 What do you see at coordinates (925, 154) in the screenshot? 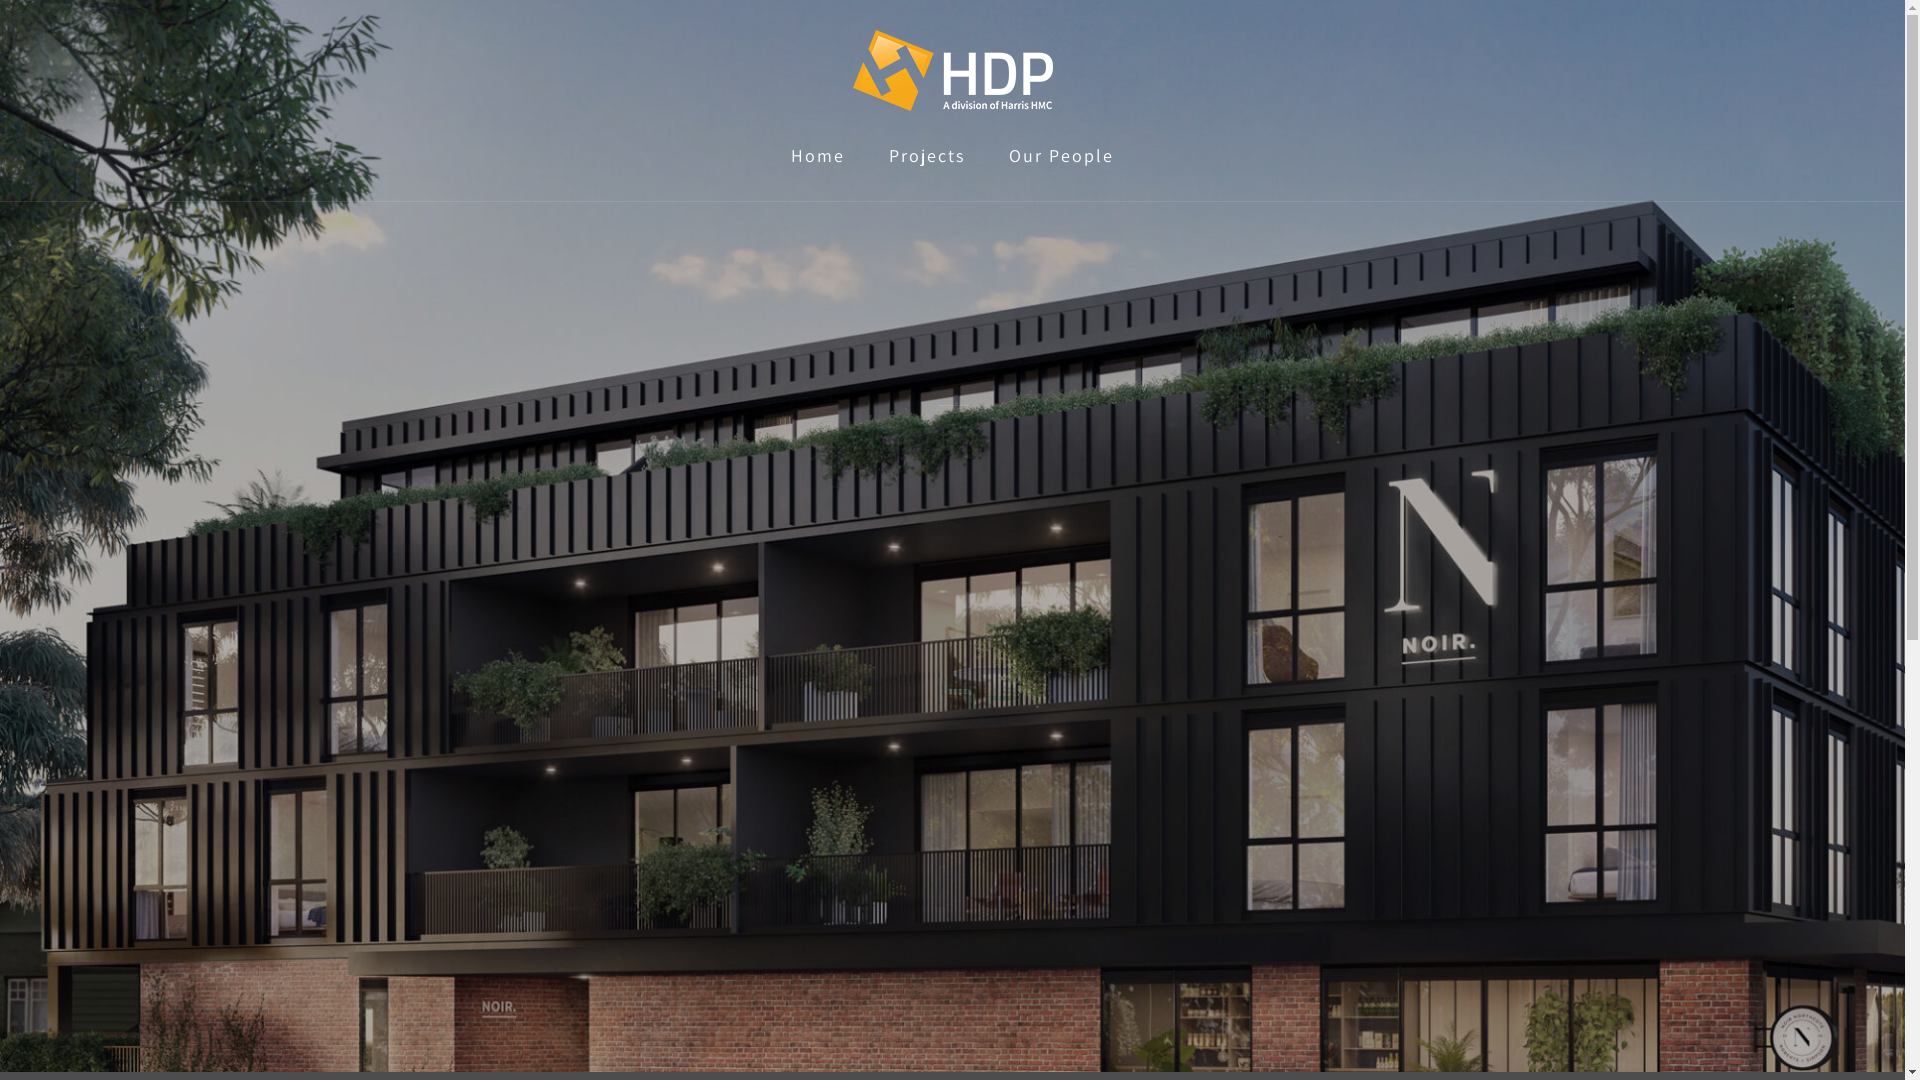
I see `'Projects'` at bounding box center [925, 154].